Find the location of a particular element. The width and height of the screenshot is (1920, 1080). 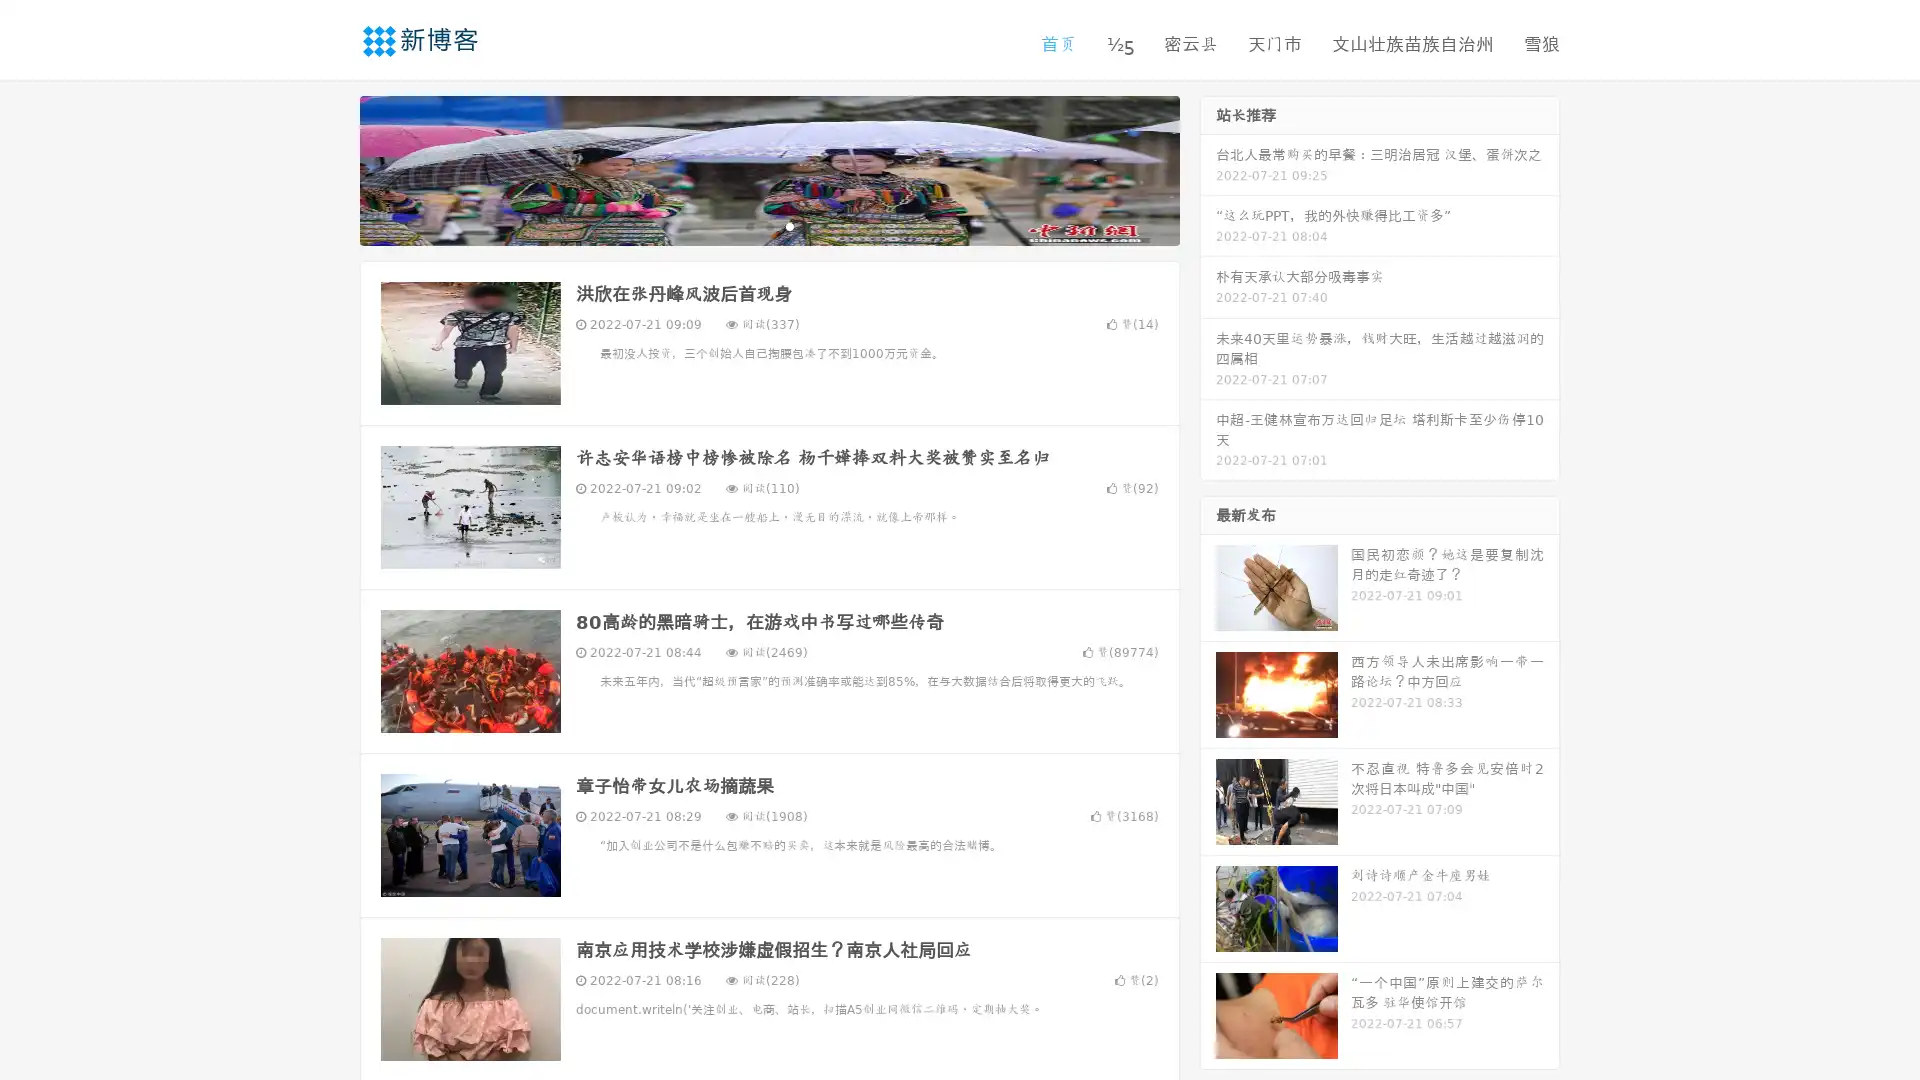

Go to slide 3 is located at coordinates (789, 225).